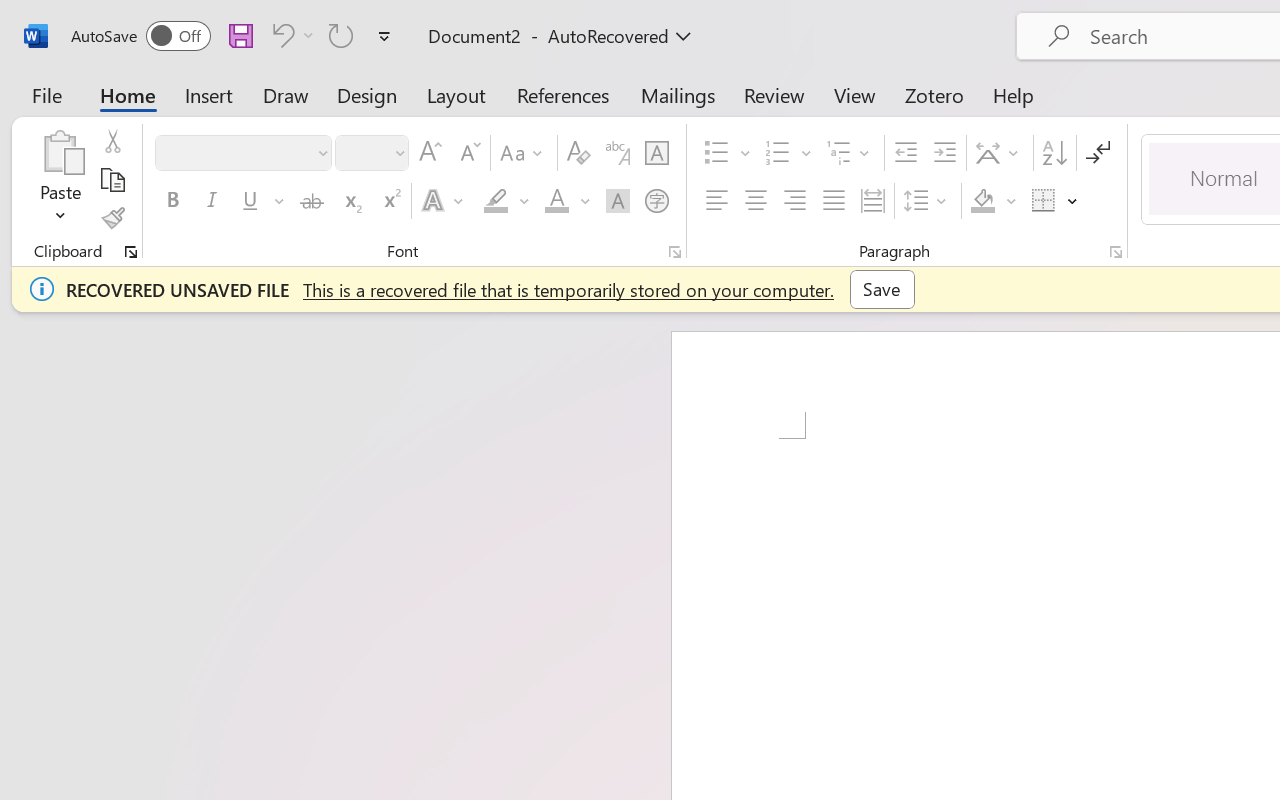  What do you see at coordinates (279, 34) in the screenshot?
I see `'Can'` at bounding box center [279, 34].